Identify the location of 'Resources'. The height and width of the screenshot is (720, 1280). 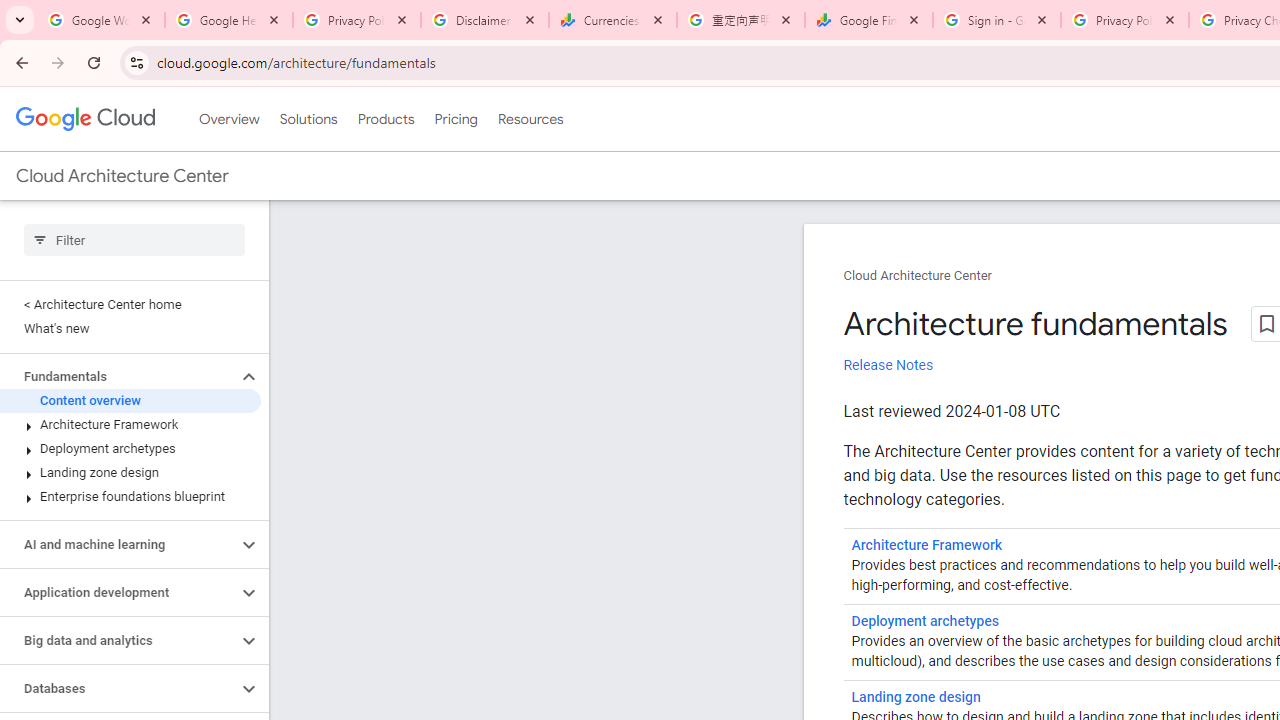
(530, 119).